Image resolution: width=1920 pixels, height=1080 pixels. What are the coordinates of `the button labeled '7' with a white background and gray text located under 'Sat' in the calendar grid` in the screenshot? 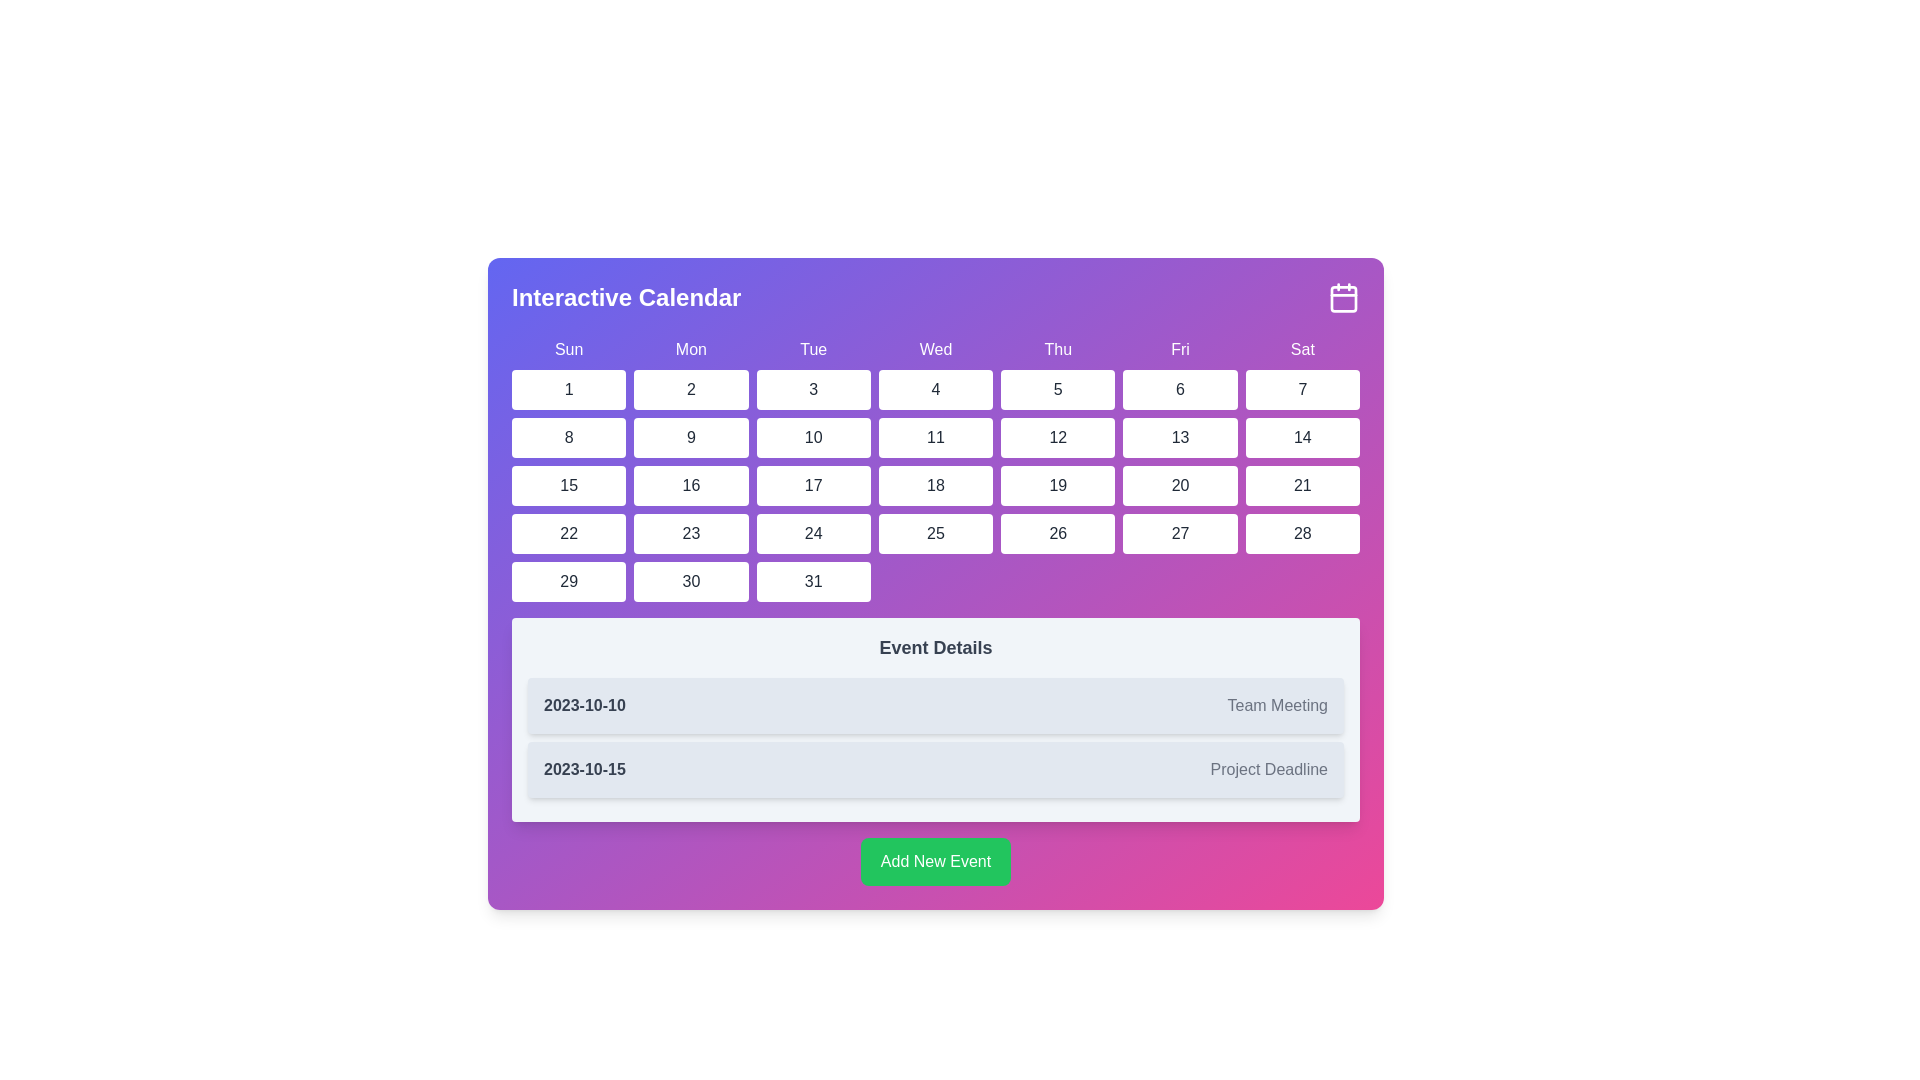 It's located at (1302, 389).